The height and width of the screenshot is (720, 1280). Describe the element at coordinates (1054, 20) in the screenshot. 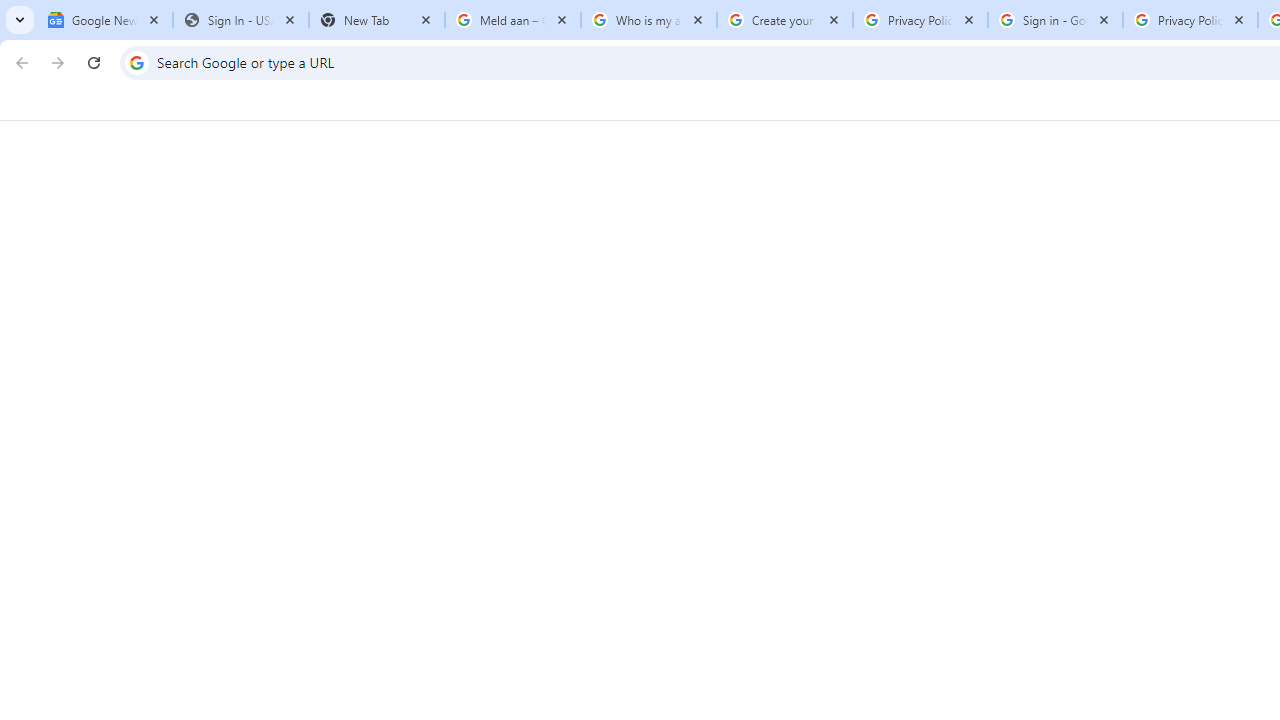

I see `'Sign in - Google Accounts'` at that location.